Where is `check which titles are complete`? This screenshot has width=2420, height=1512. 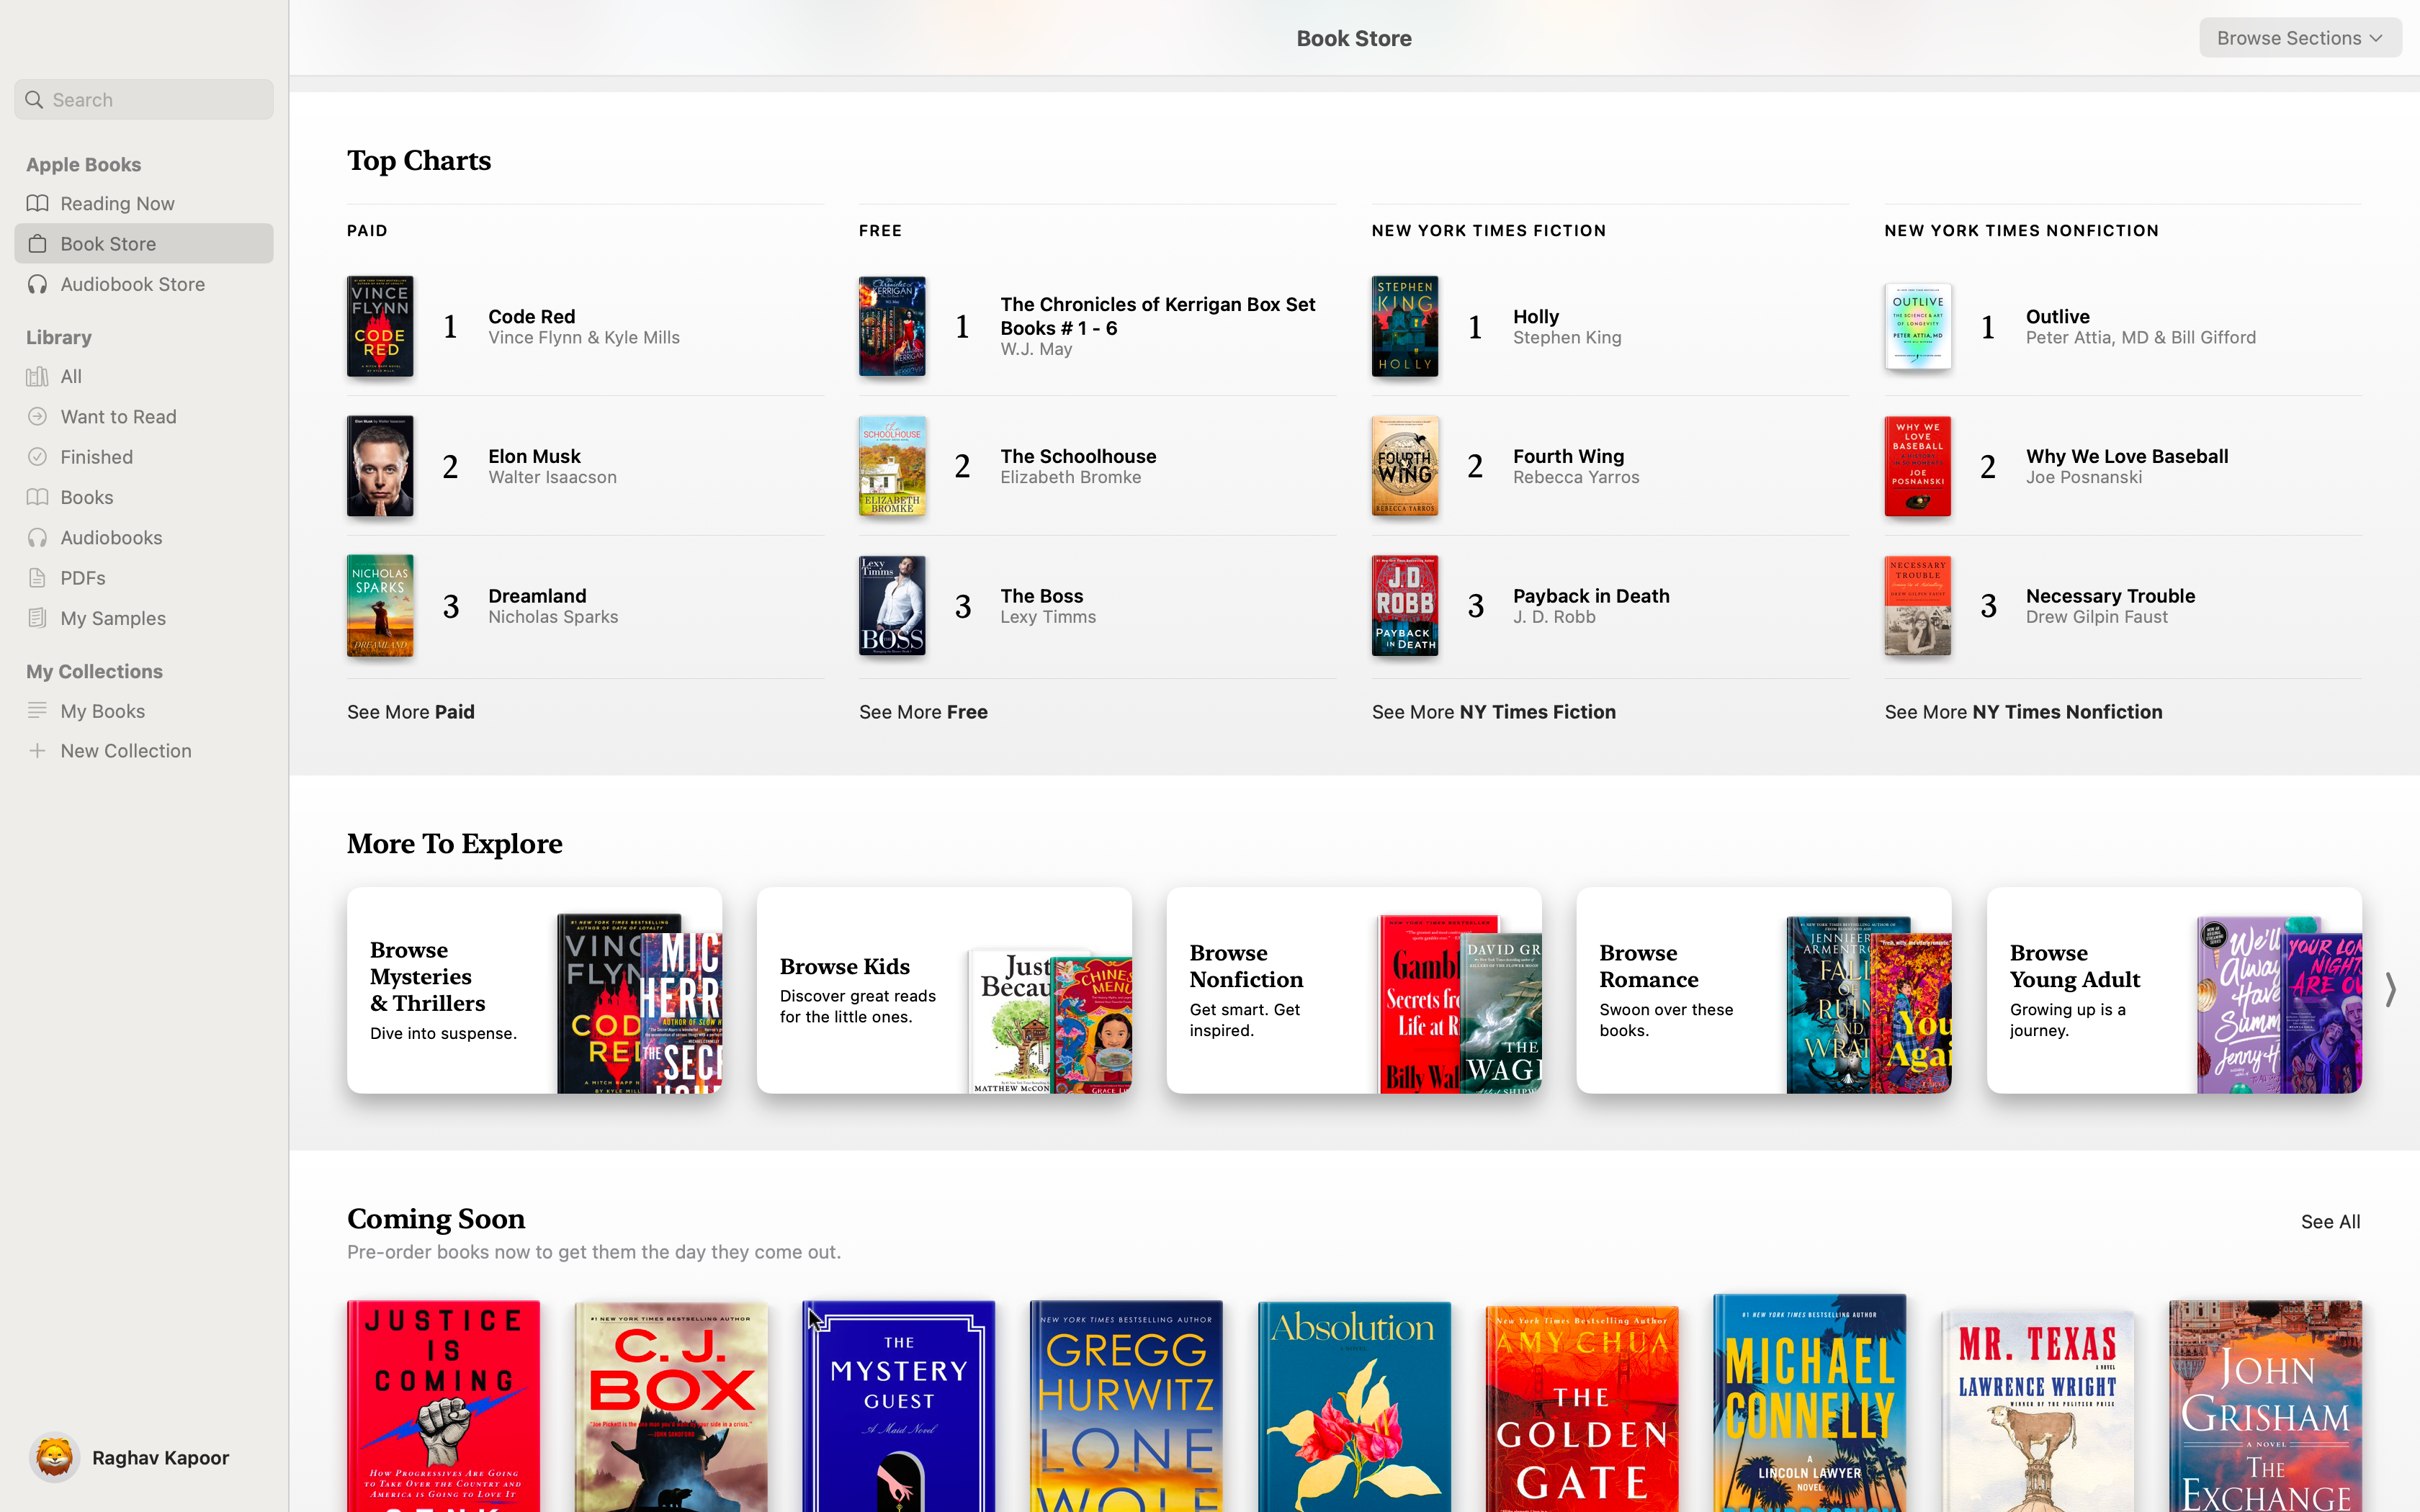 check which titles are complete is located at coordinates (4553230, 1687392).